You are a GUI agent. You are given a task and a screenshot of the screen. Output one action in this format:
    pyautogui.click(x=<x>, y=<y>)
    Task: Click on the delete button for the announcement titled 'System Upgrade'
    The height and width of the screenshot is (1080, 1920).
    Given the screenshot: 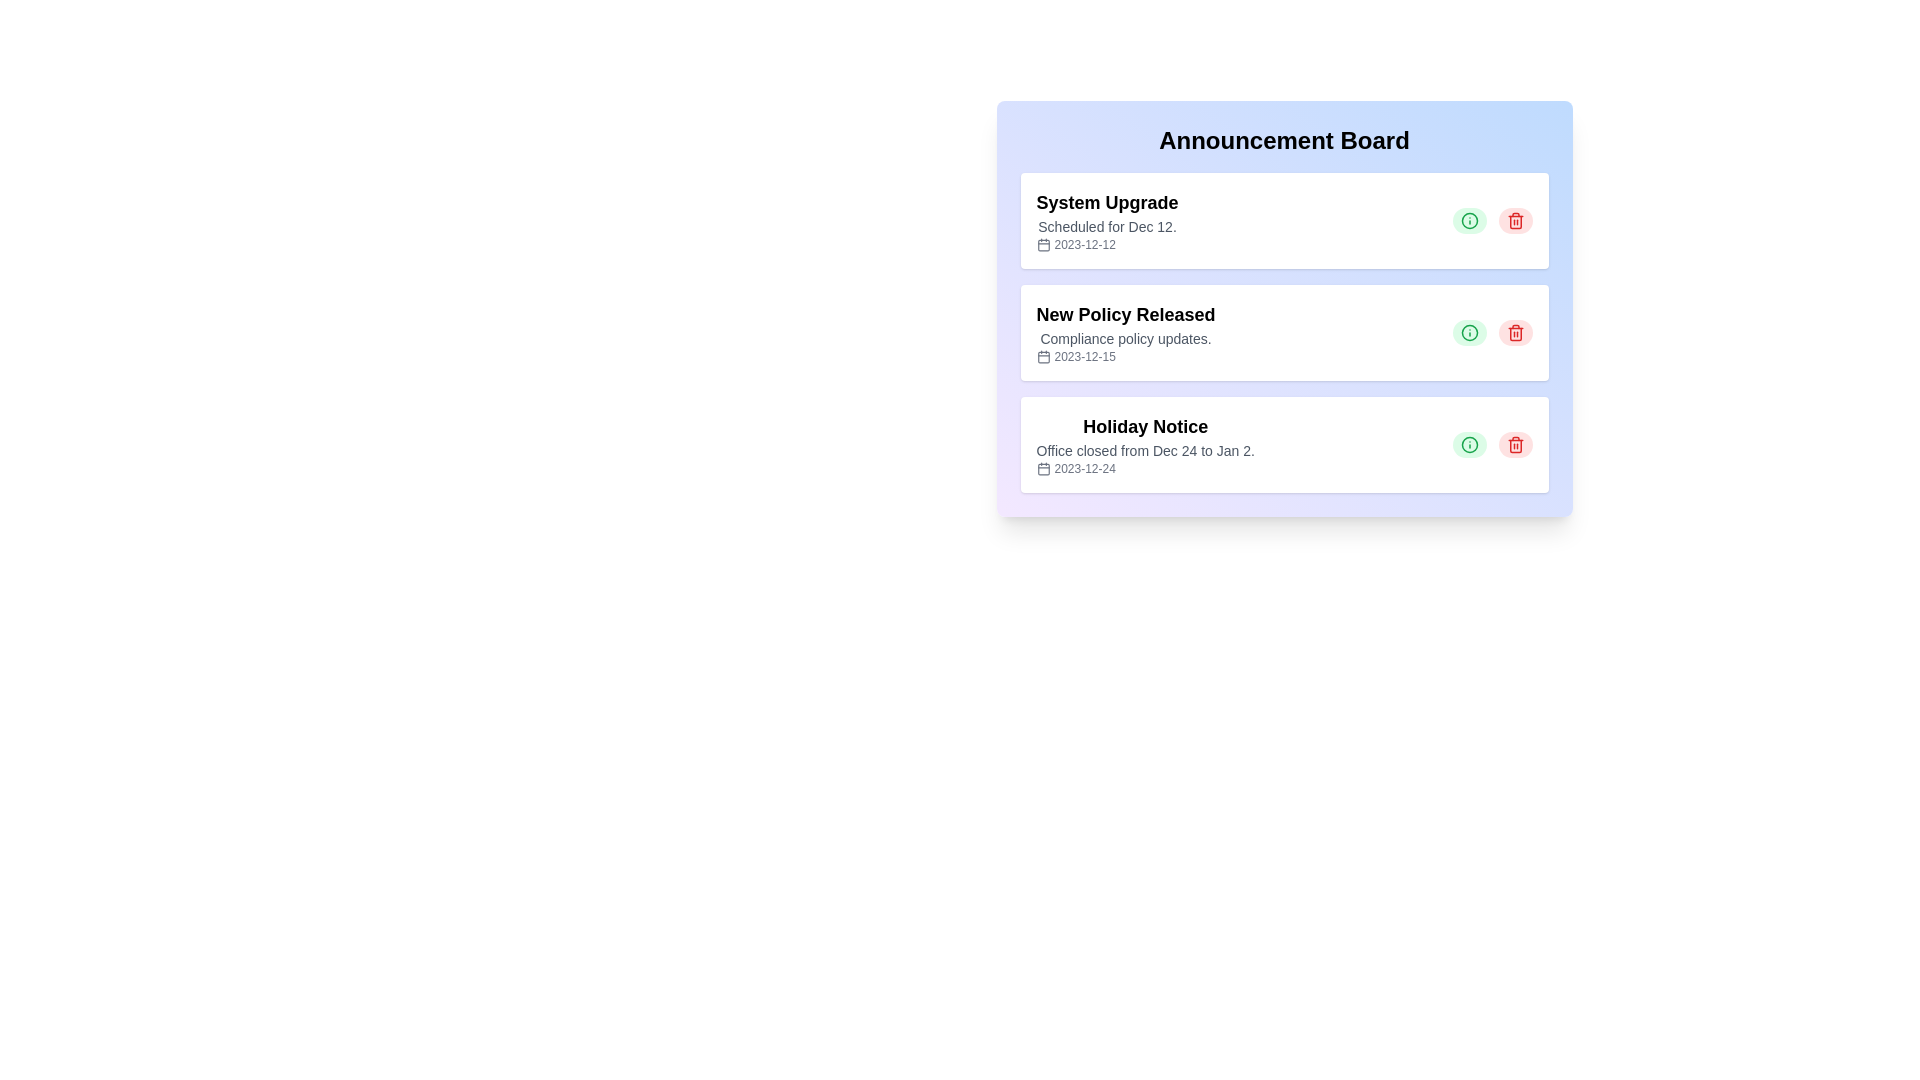 What is the action you would take?
    pyautogui.click(x=1515, y=220)
    